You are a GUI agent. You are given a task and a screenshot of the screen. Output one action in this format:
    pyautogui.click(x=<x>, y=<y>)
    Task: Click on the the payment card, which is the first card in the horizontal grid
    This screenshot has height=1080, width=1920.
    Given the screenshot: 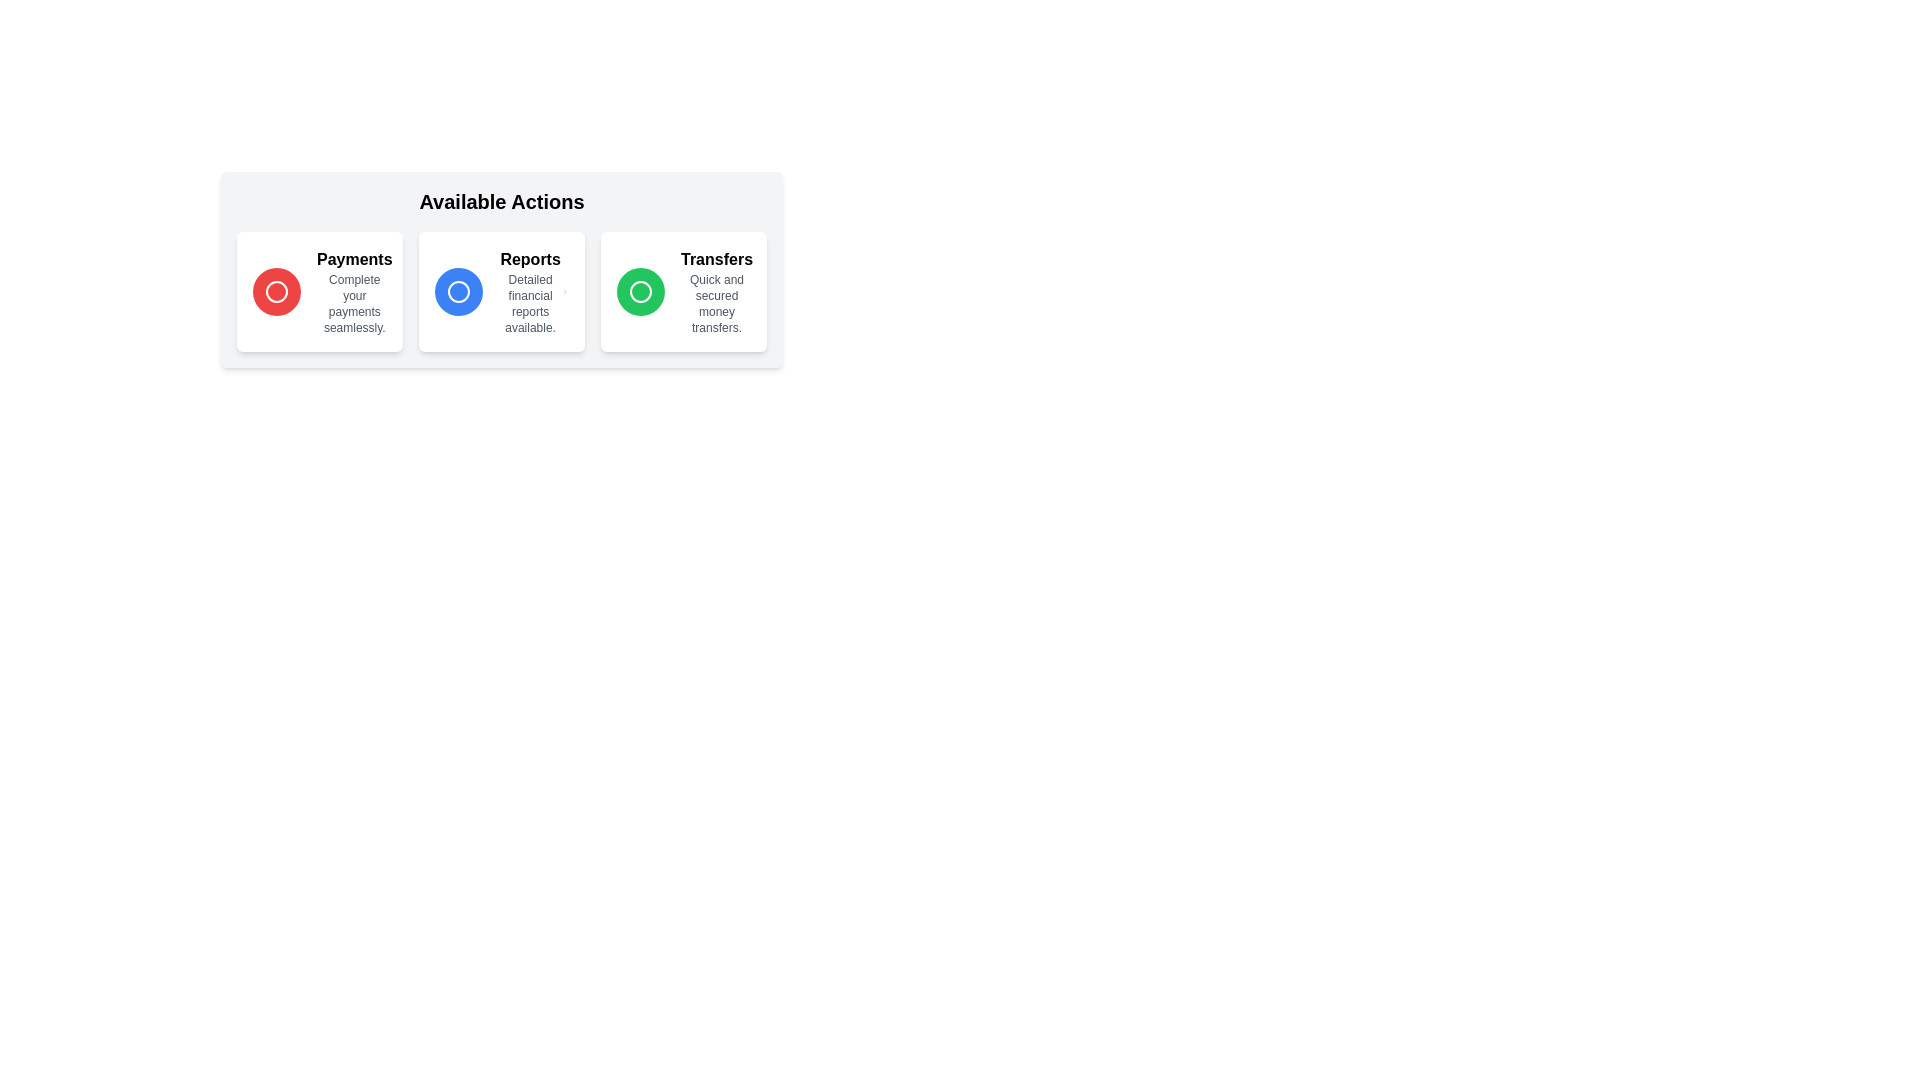 What is the action you would take?
    pyautogui.click(x=320, y=292)
    